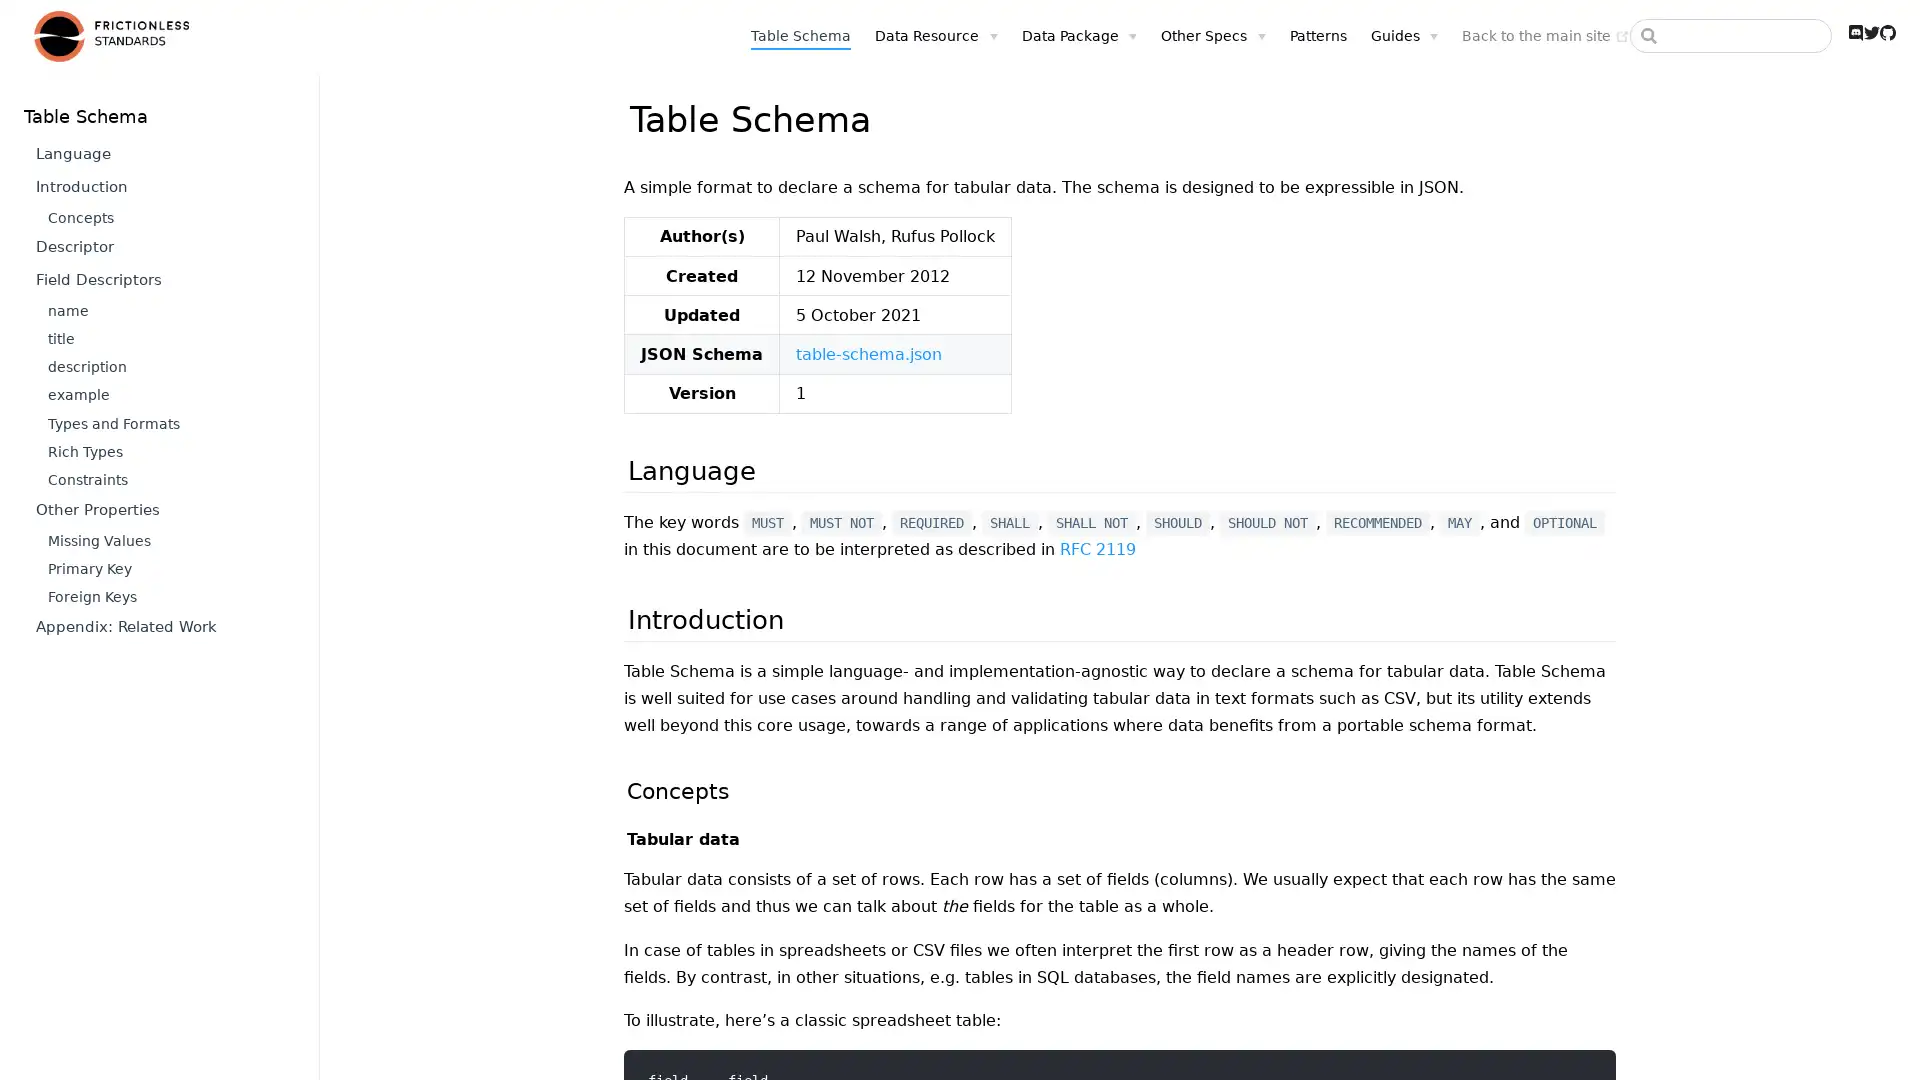 The width and height of the screenshot is (1920, 1080). Describe the element at coordinates (1078, 35) in the screenshot. I see `Data Package` at that location.